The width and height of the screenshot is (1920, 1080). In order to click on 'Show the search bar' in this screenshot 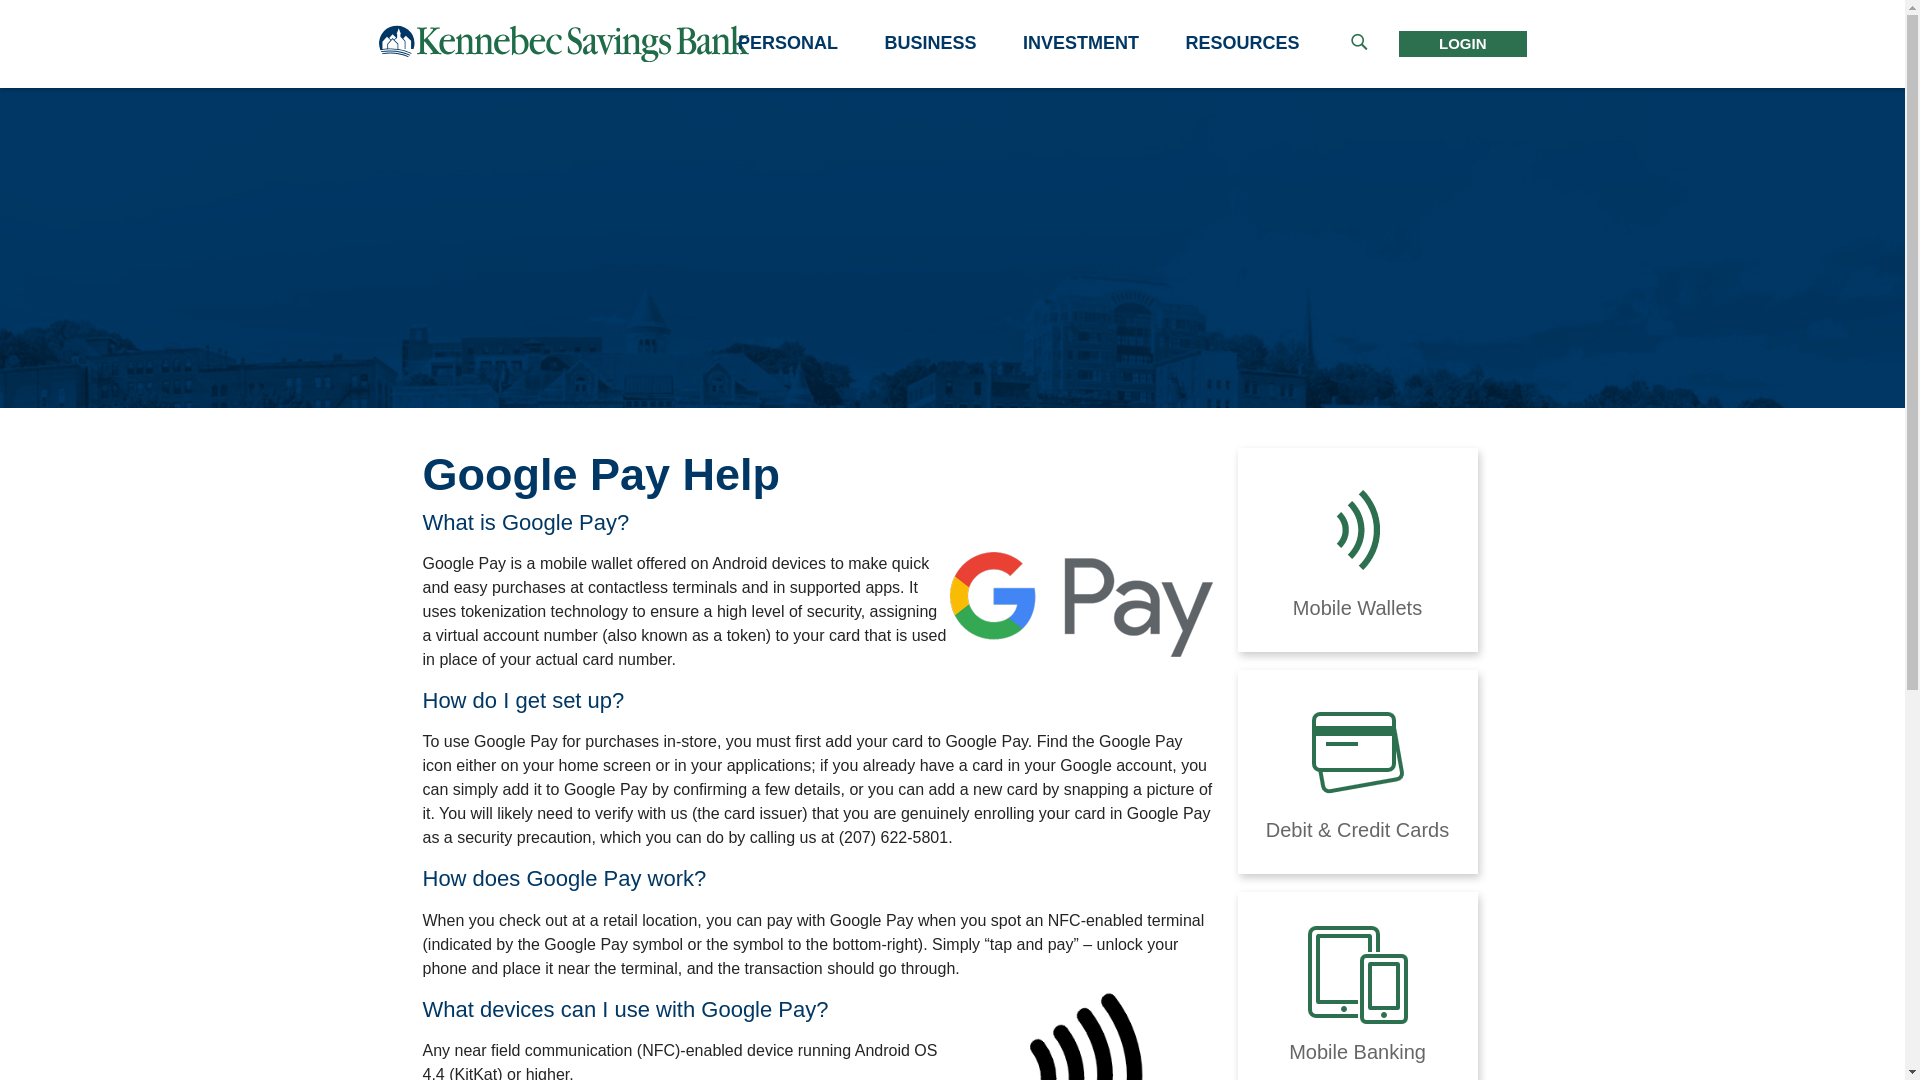, I will do `click(1358, 43)`.